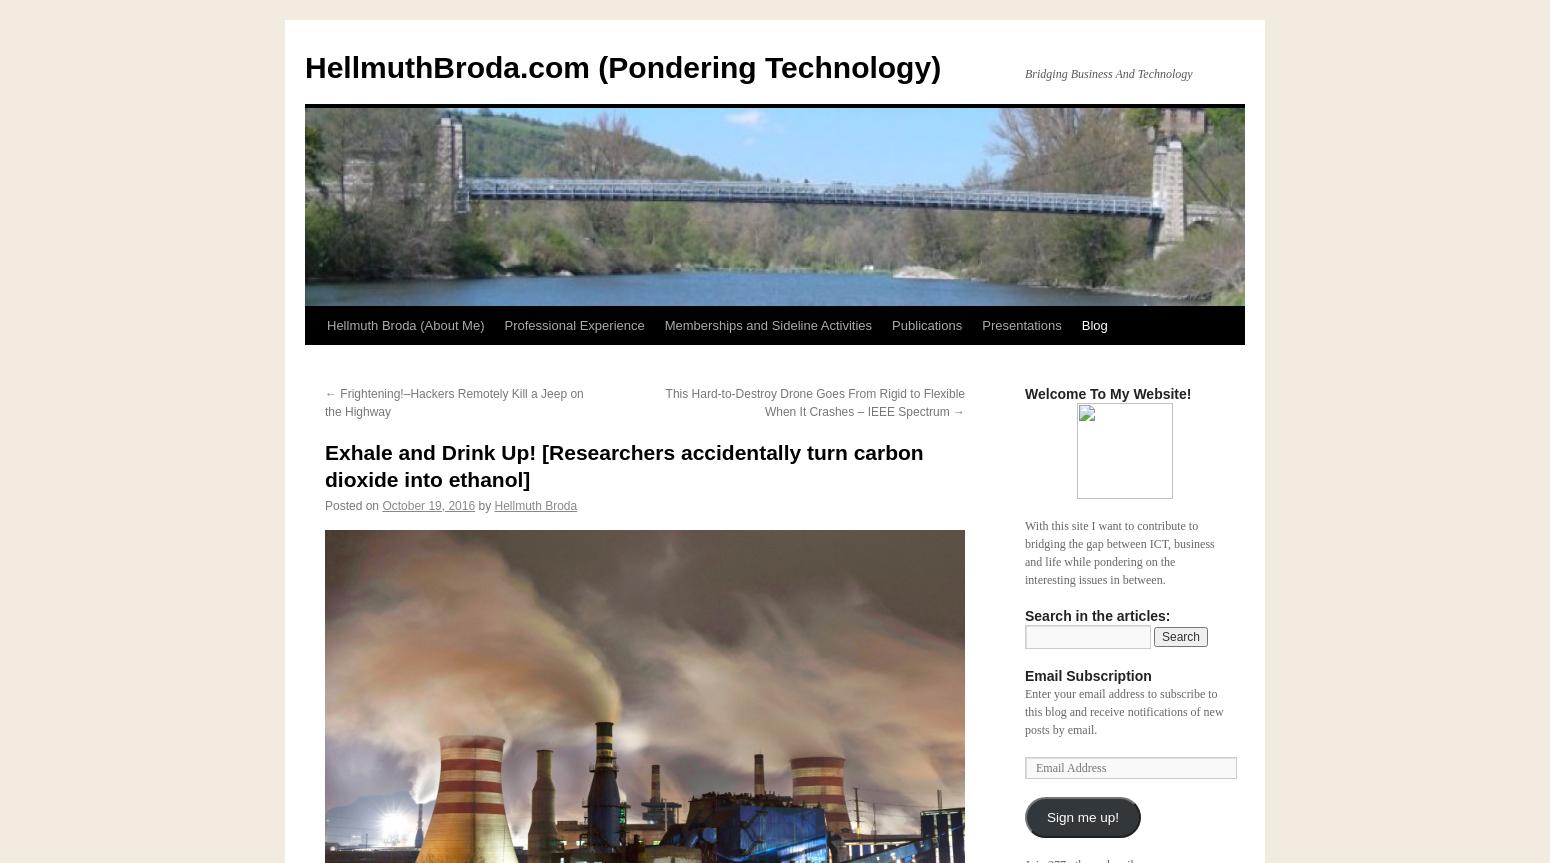 This screenshot has width=1550, height=863. Describe the element at coordinates (453, 403) in the screenshot. I see `'Frightening!–Hackers Remotely Kill a Jeep on the Highway'` at that location.